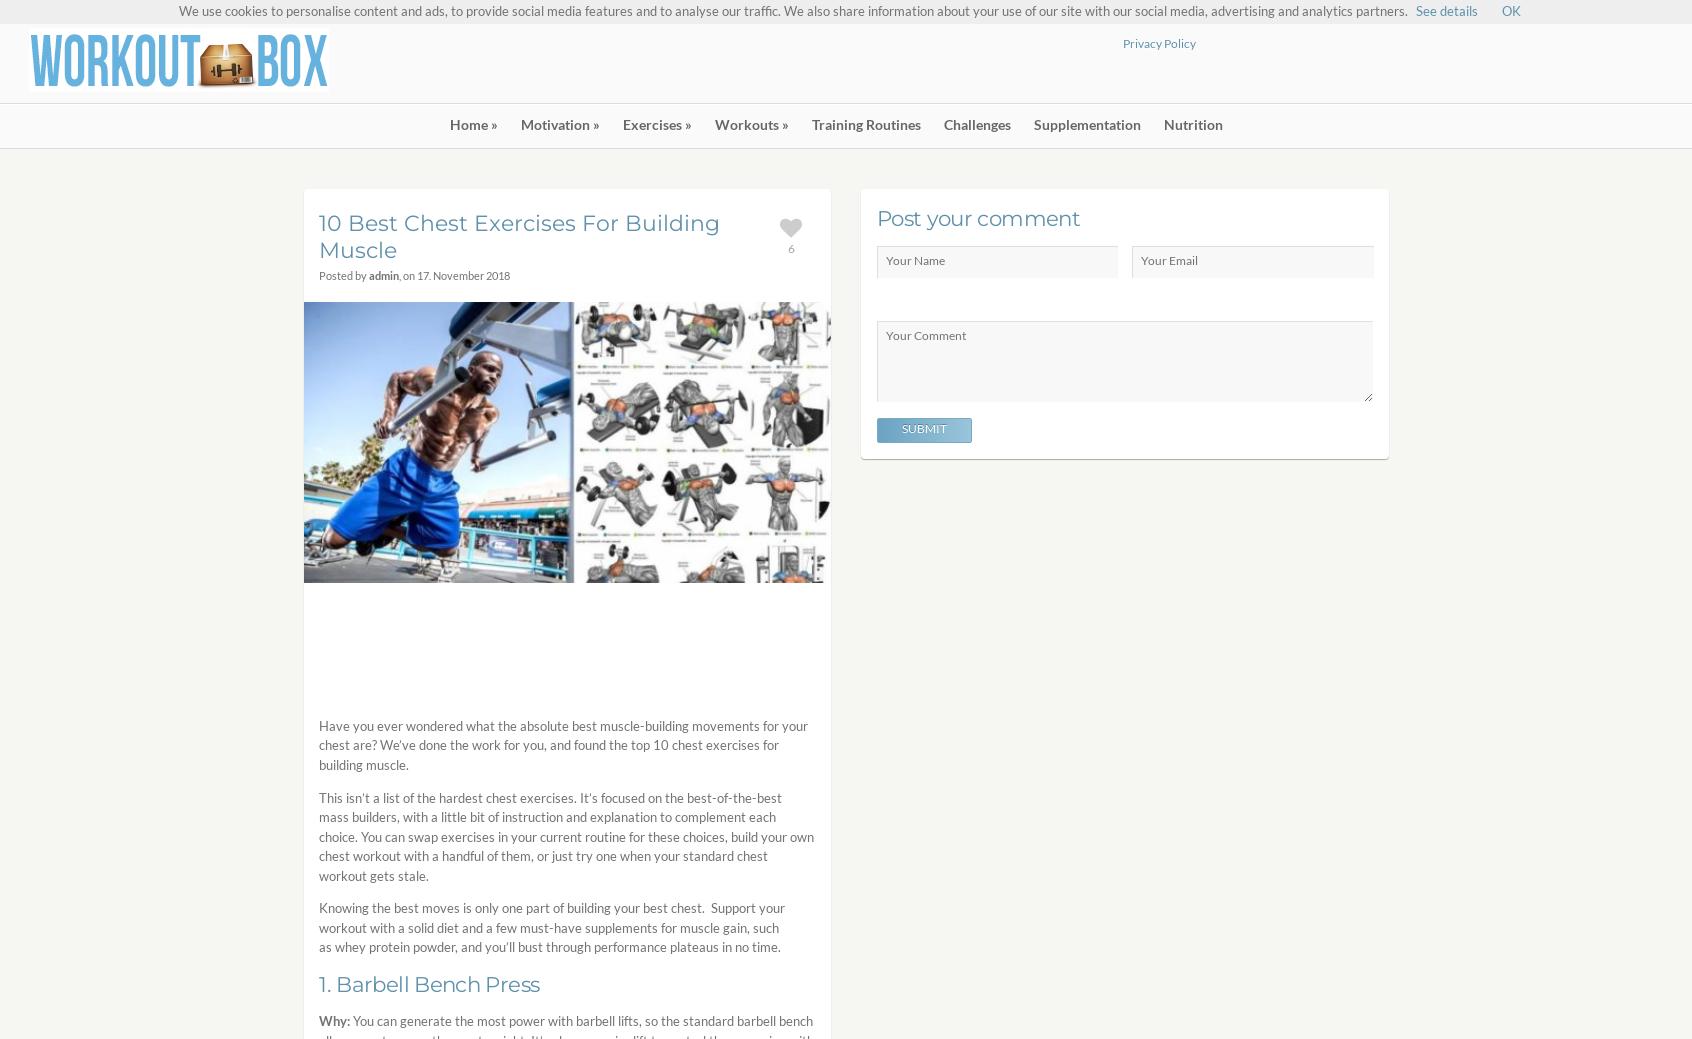 The image size is (1692, 1039). What do you see at coordinates (554, 123) in the screenshot?
I see `'Motivation'` at bounding box center [554, 123].